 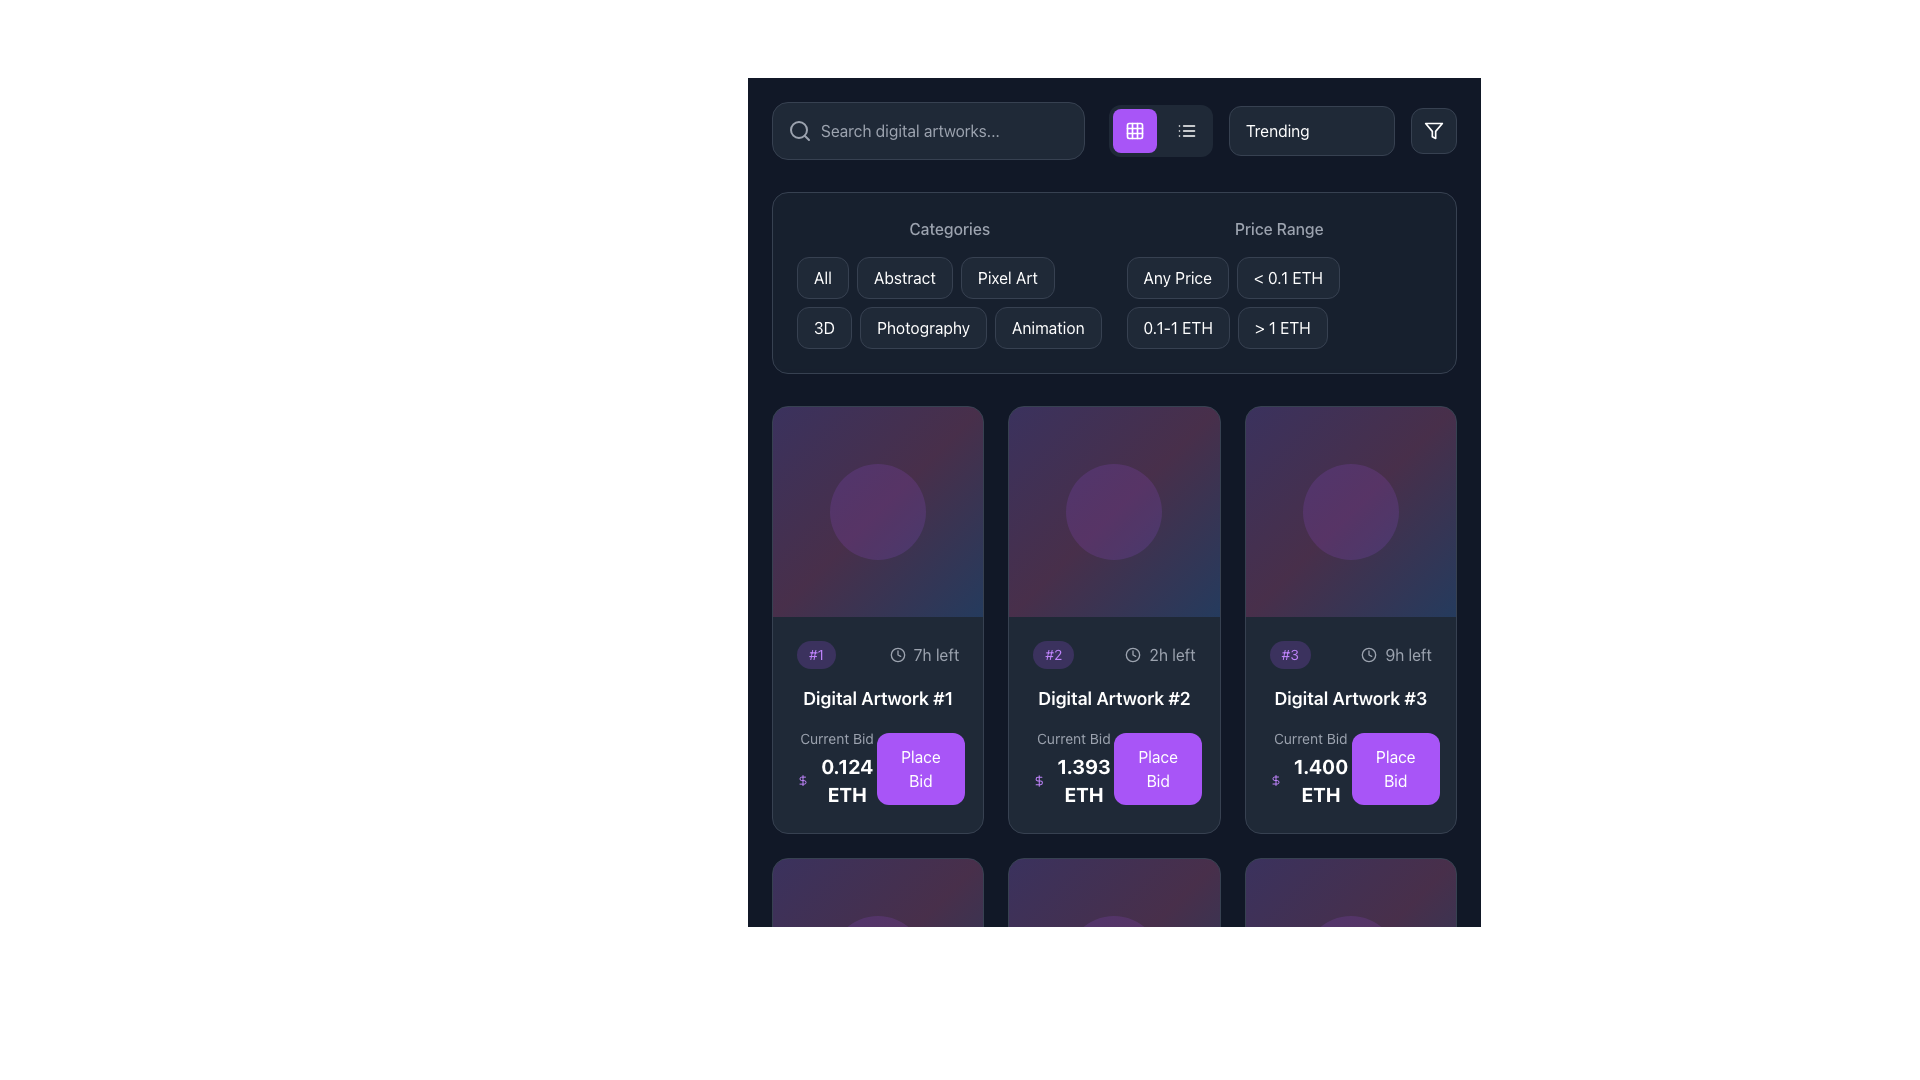 What do you see at coordinates (923, 655) in the screenshot?
I see `remaining time displayed in the timer text indicating '7 hours left' located to the right of the label '#1' on the card for 'Digital Artwork #1.'` at bounding box center [923, 655].